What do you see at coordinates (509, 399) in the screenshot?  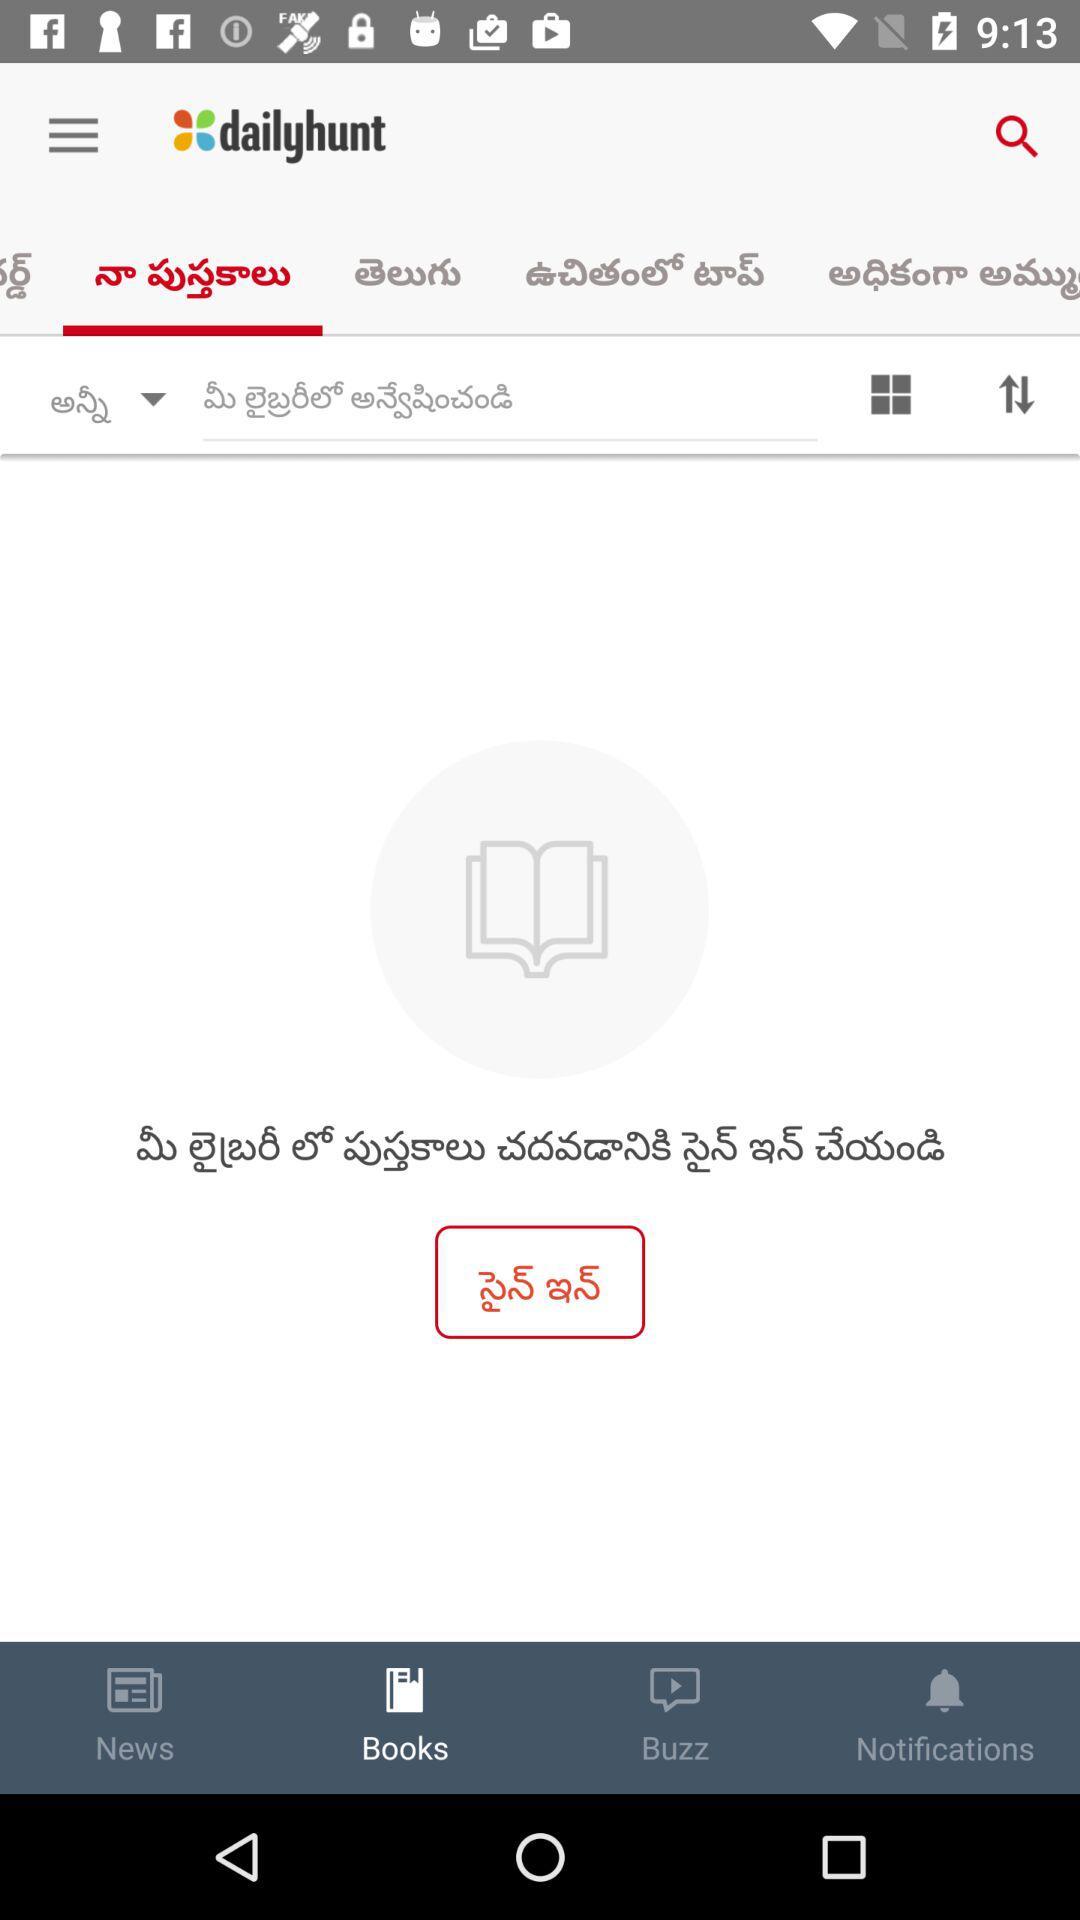 I see `text field` at bounding box center [509, 399].